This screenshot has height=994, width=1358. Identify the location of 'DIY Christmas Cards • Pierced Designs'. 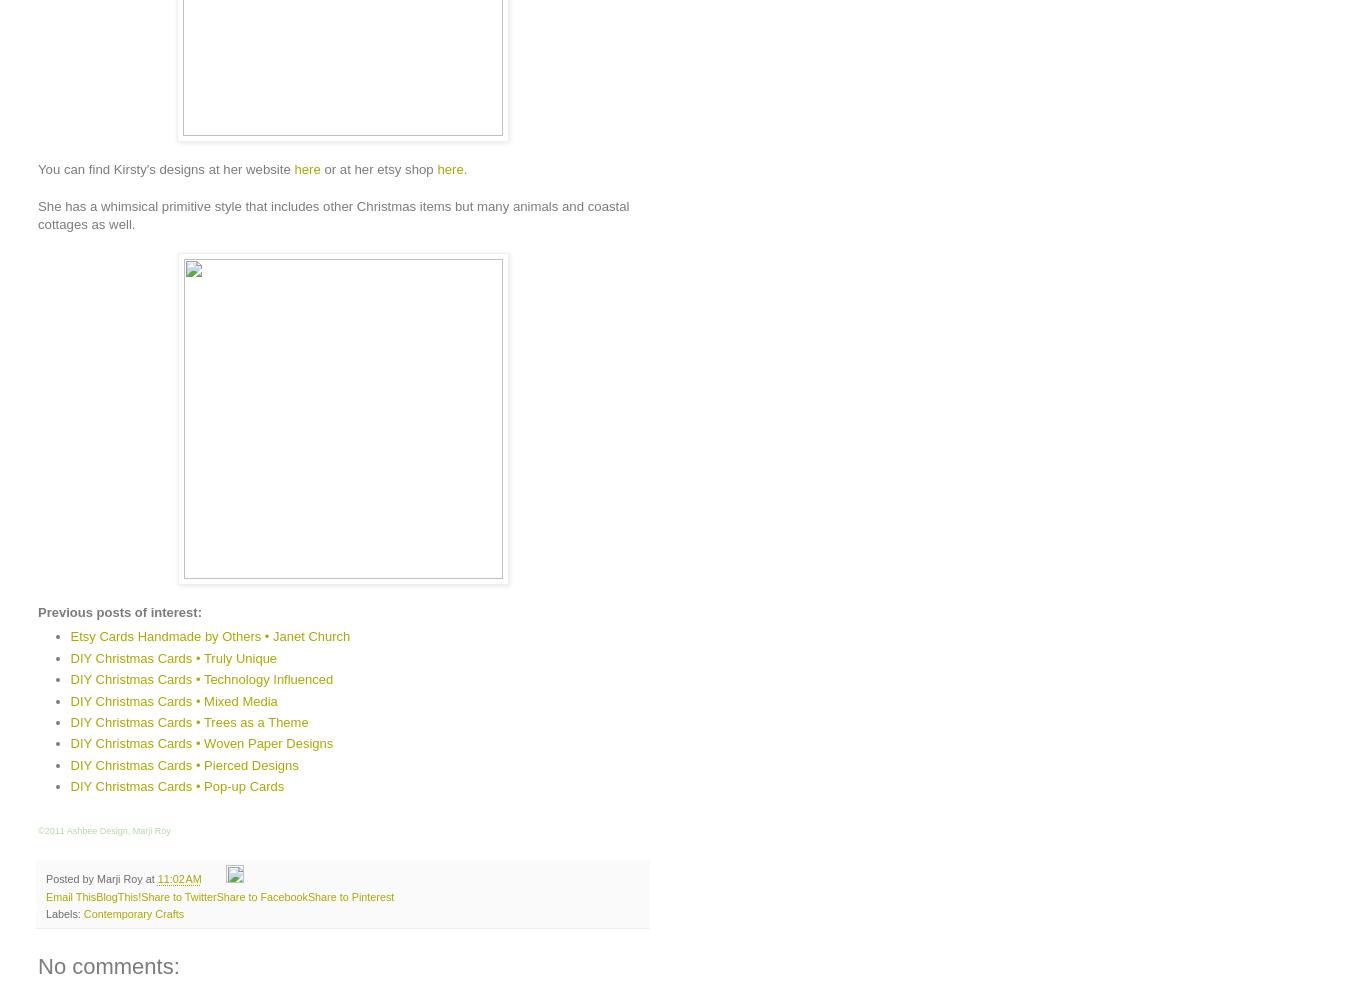
(184, 763).